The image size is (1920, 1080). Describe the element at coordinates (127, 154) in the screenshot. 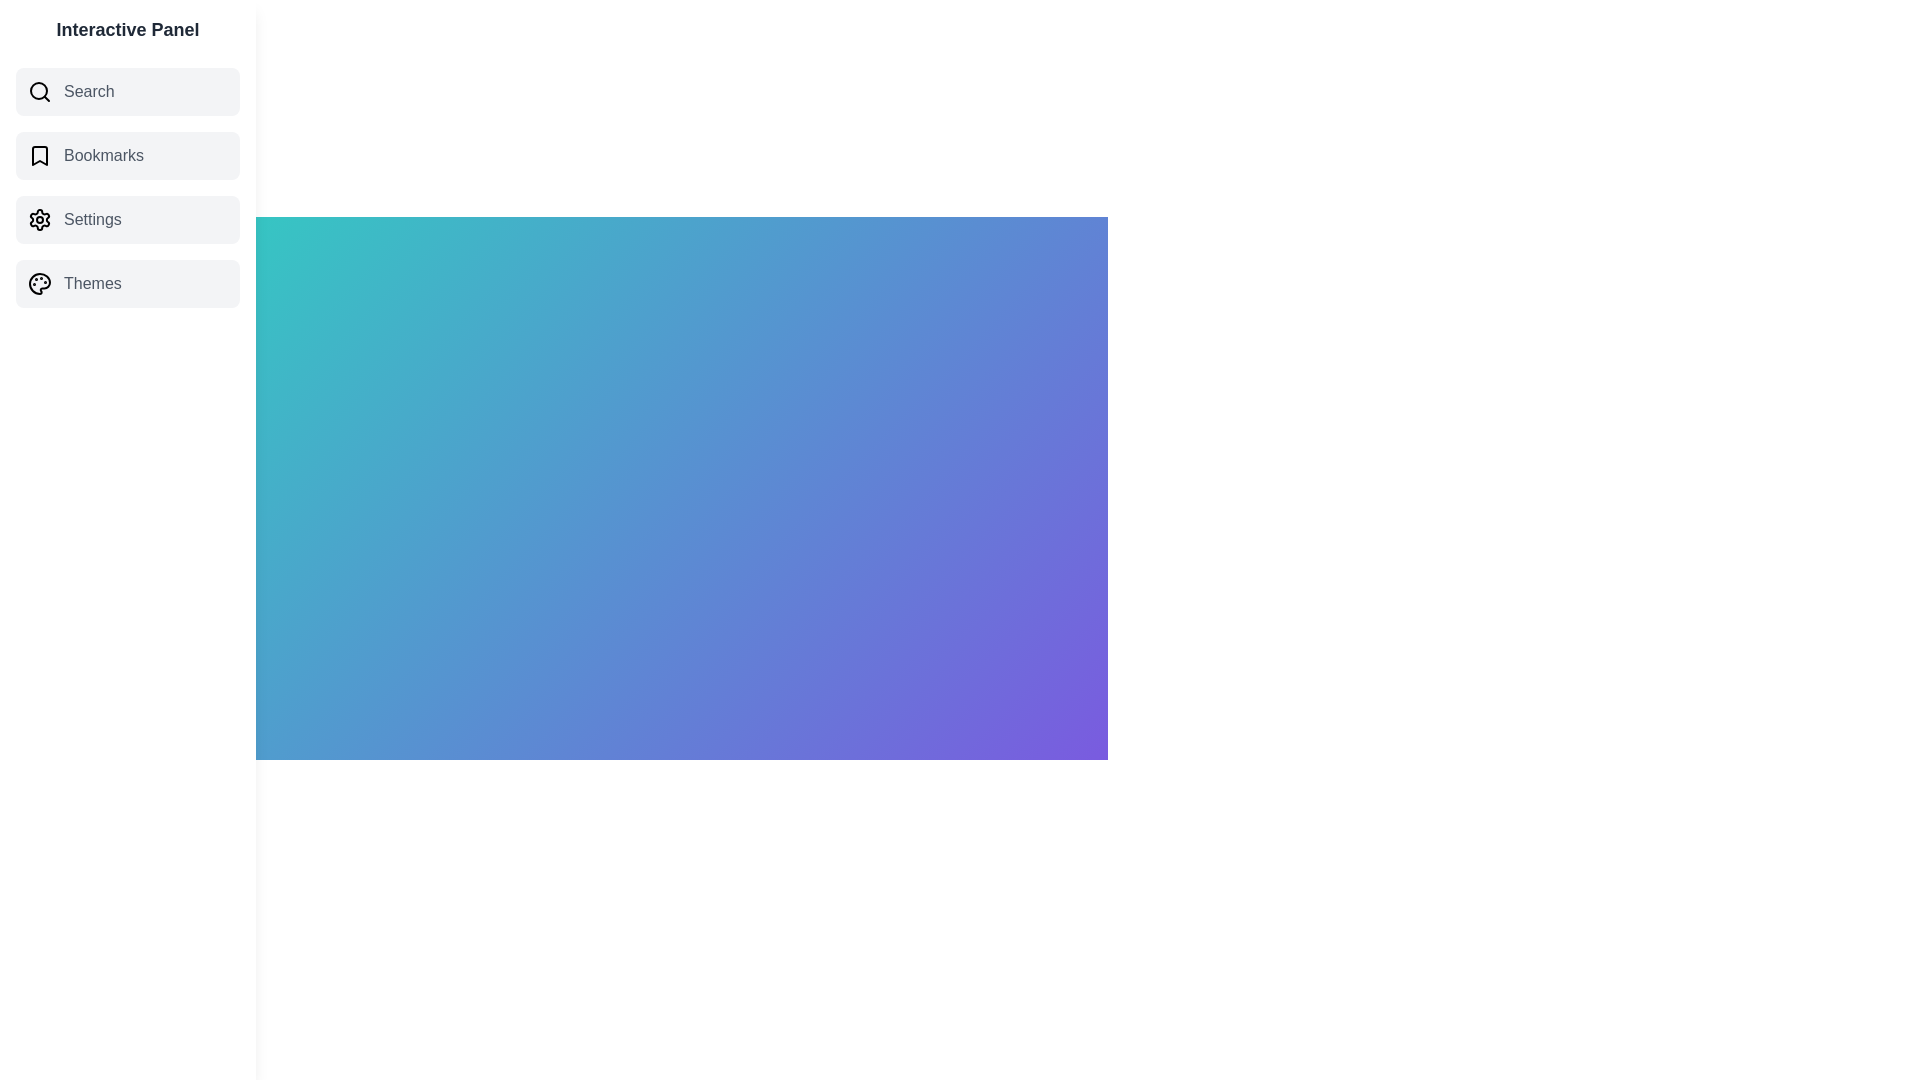

I see `the category Bookmarks from the list` at that location.